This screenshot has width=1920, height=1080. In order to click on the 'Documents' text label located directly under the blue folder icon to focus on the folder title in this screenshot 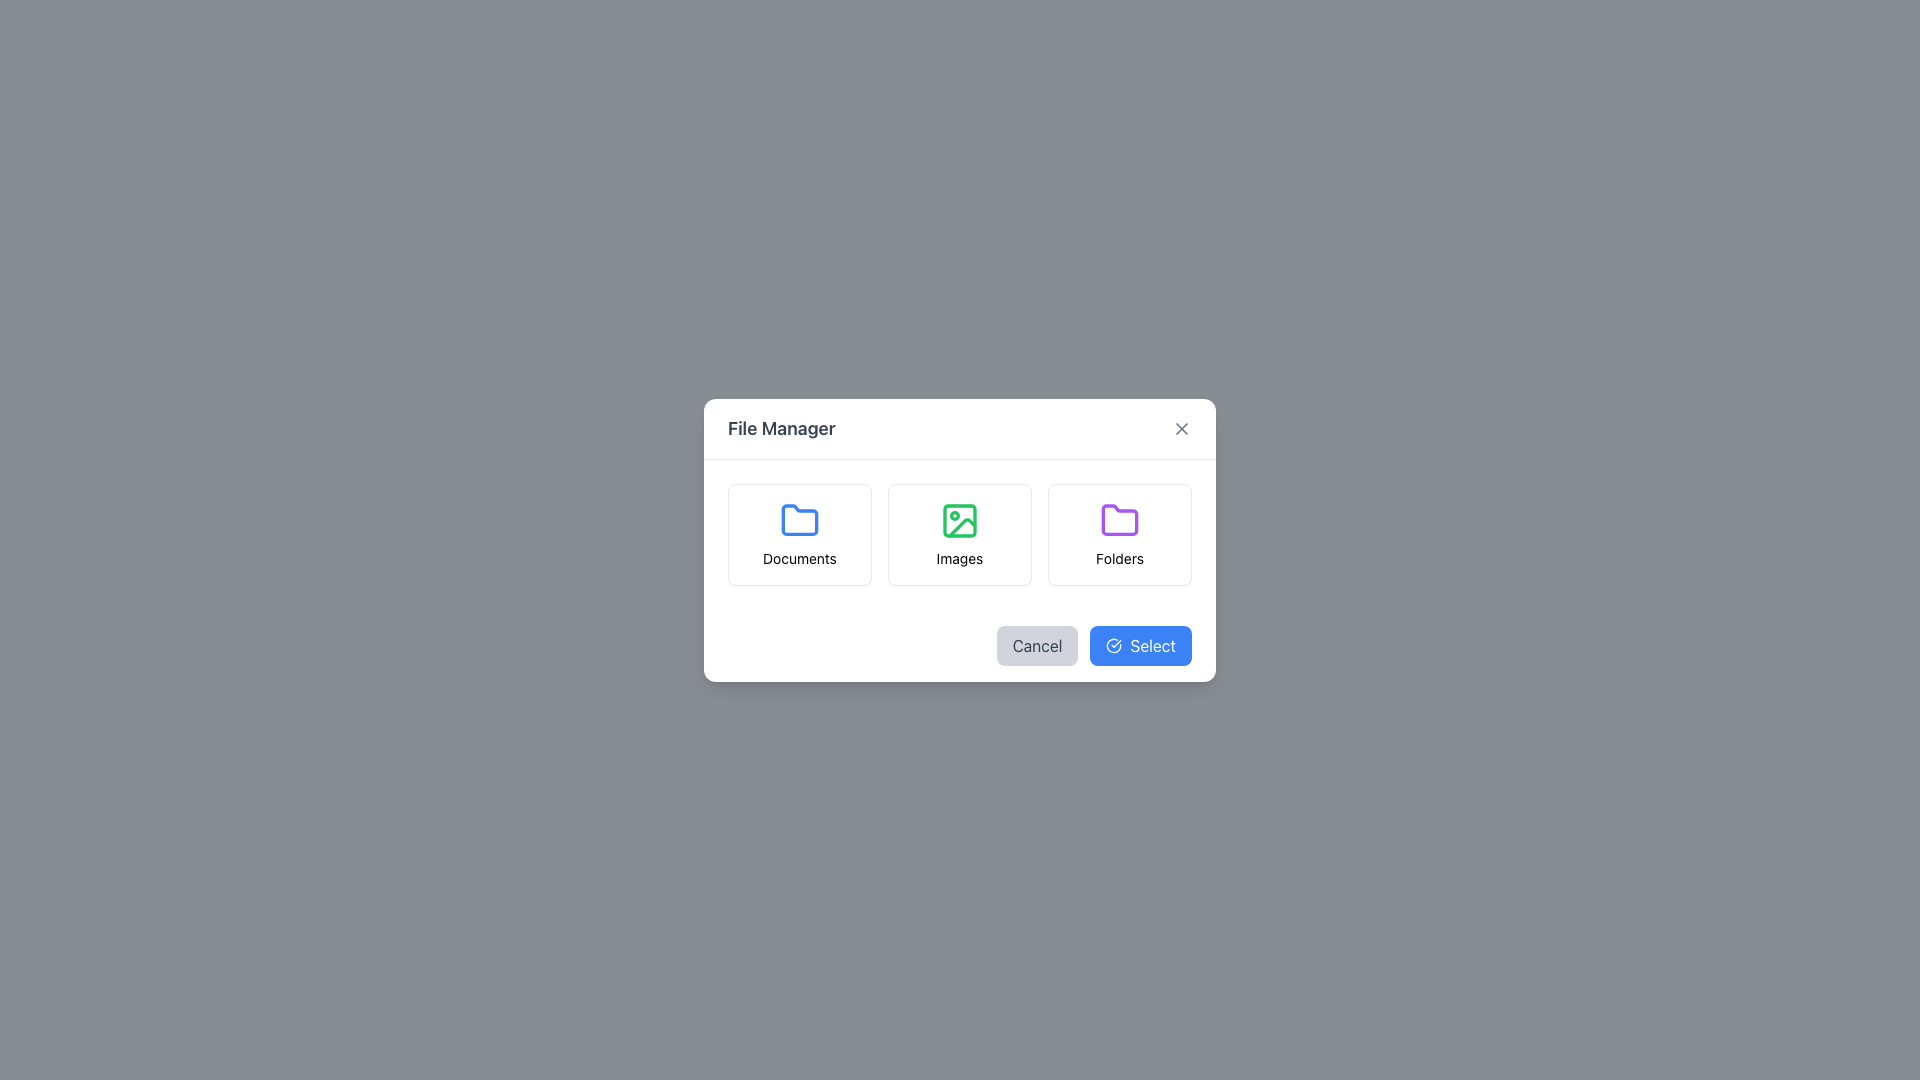, I will do `click(800, 558)`.